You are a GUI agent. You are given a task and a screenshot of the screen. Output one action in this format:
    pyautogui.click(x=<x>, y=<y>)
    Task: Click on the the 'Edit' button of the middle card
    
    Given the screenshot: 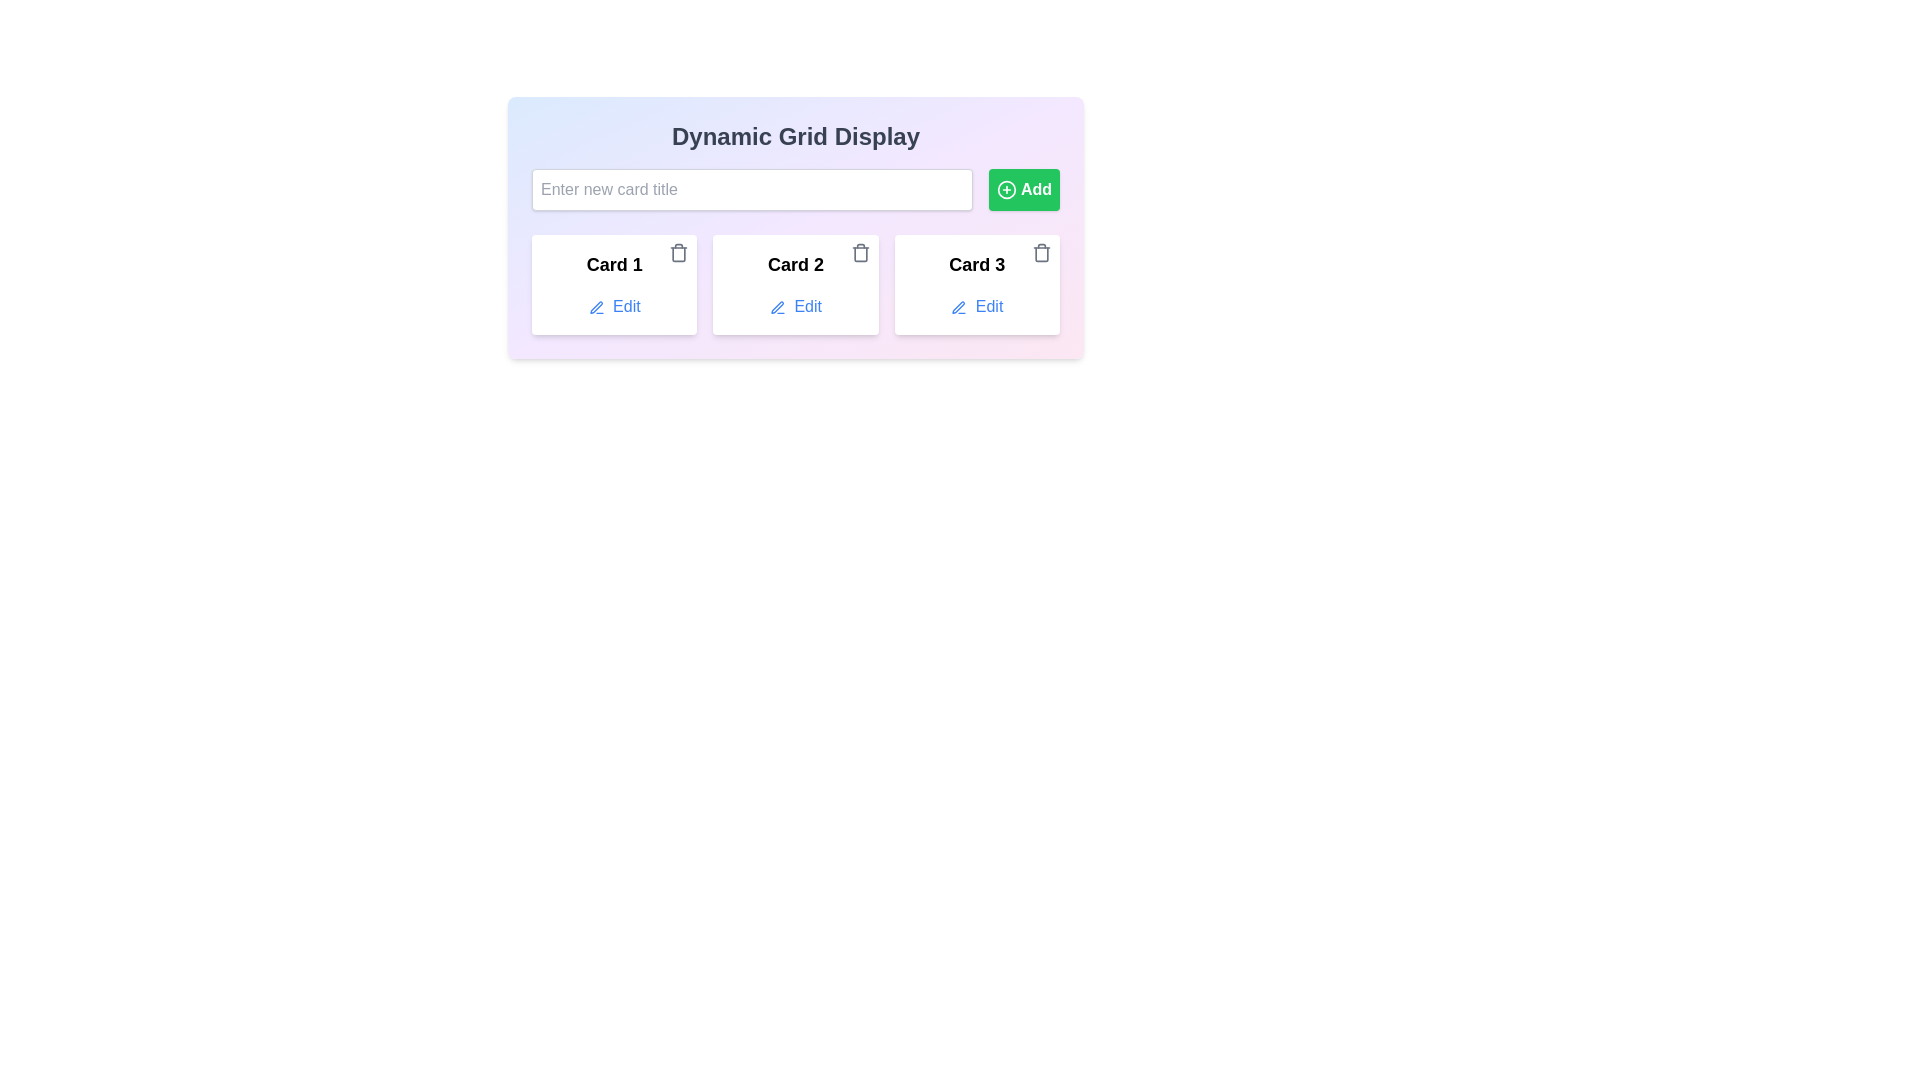 What is the action you would take?
    pyautogui.click(x=795, y=285)
    